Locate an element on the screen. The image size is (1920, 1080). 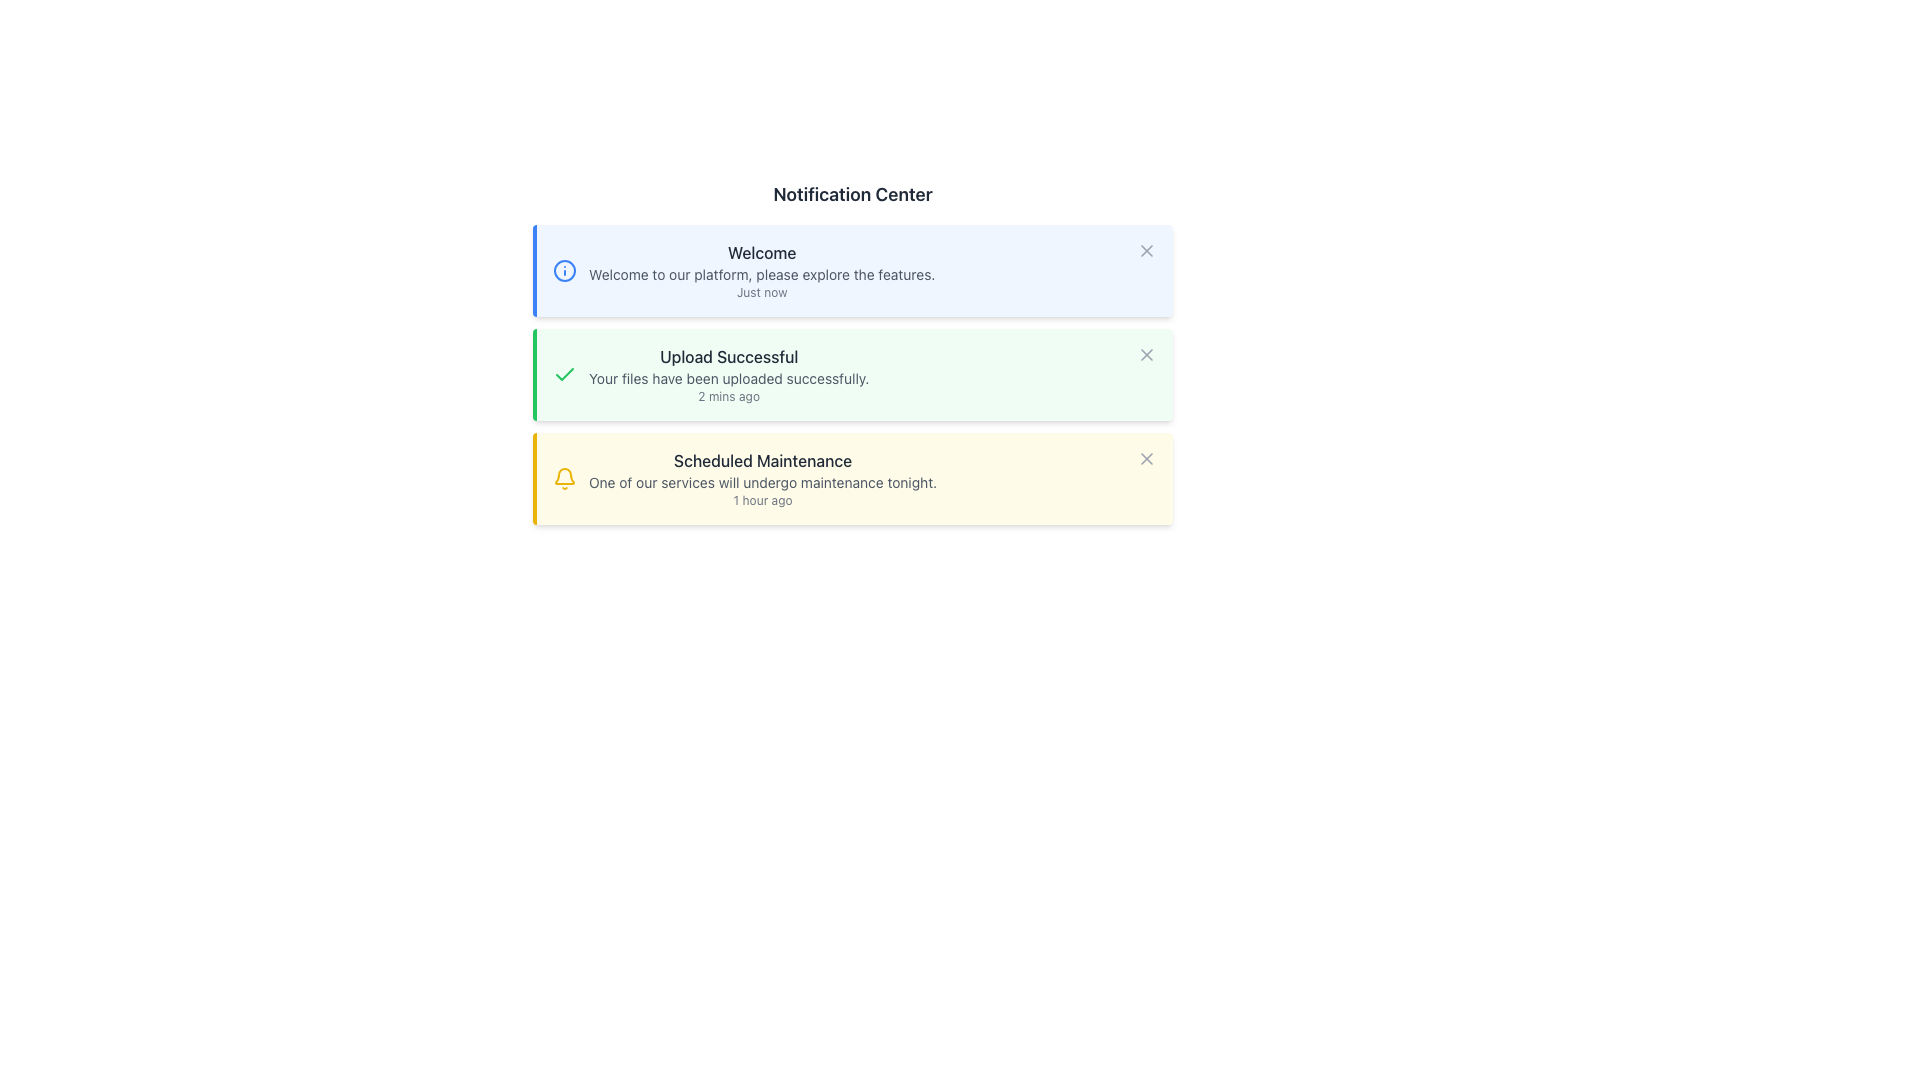
the Informational Card located at the topmost position in the notification list, which has a blue vertical border on the left and a close button on the top-right corner is located at coordinates (743, 270).